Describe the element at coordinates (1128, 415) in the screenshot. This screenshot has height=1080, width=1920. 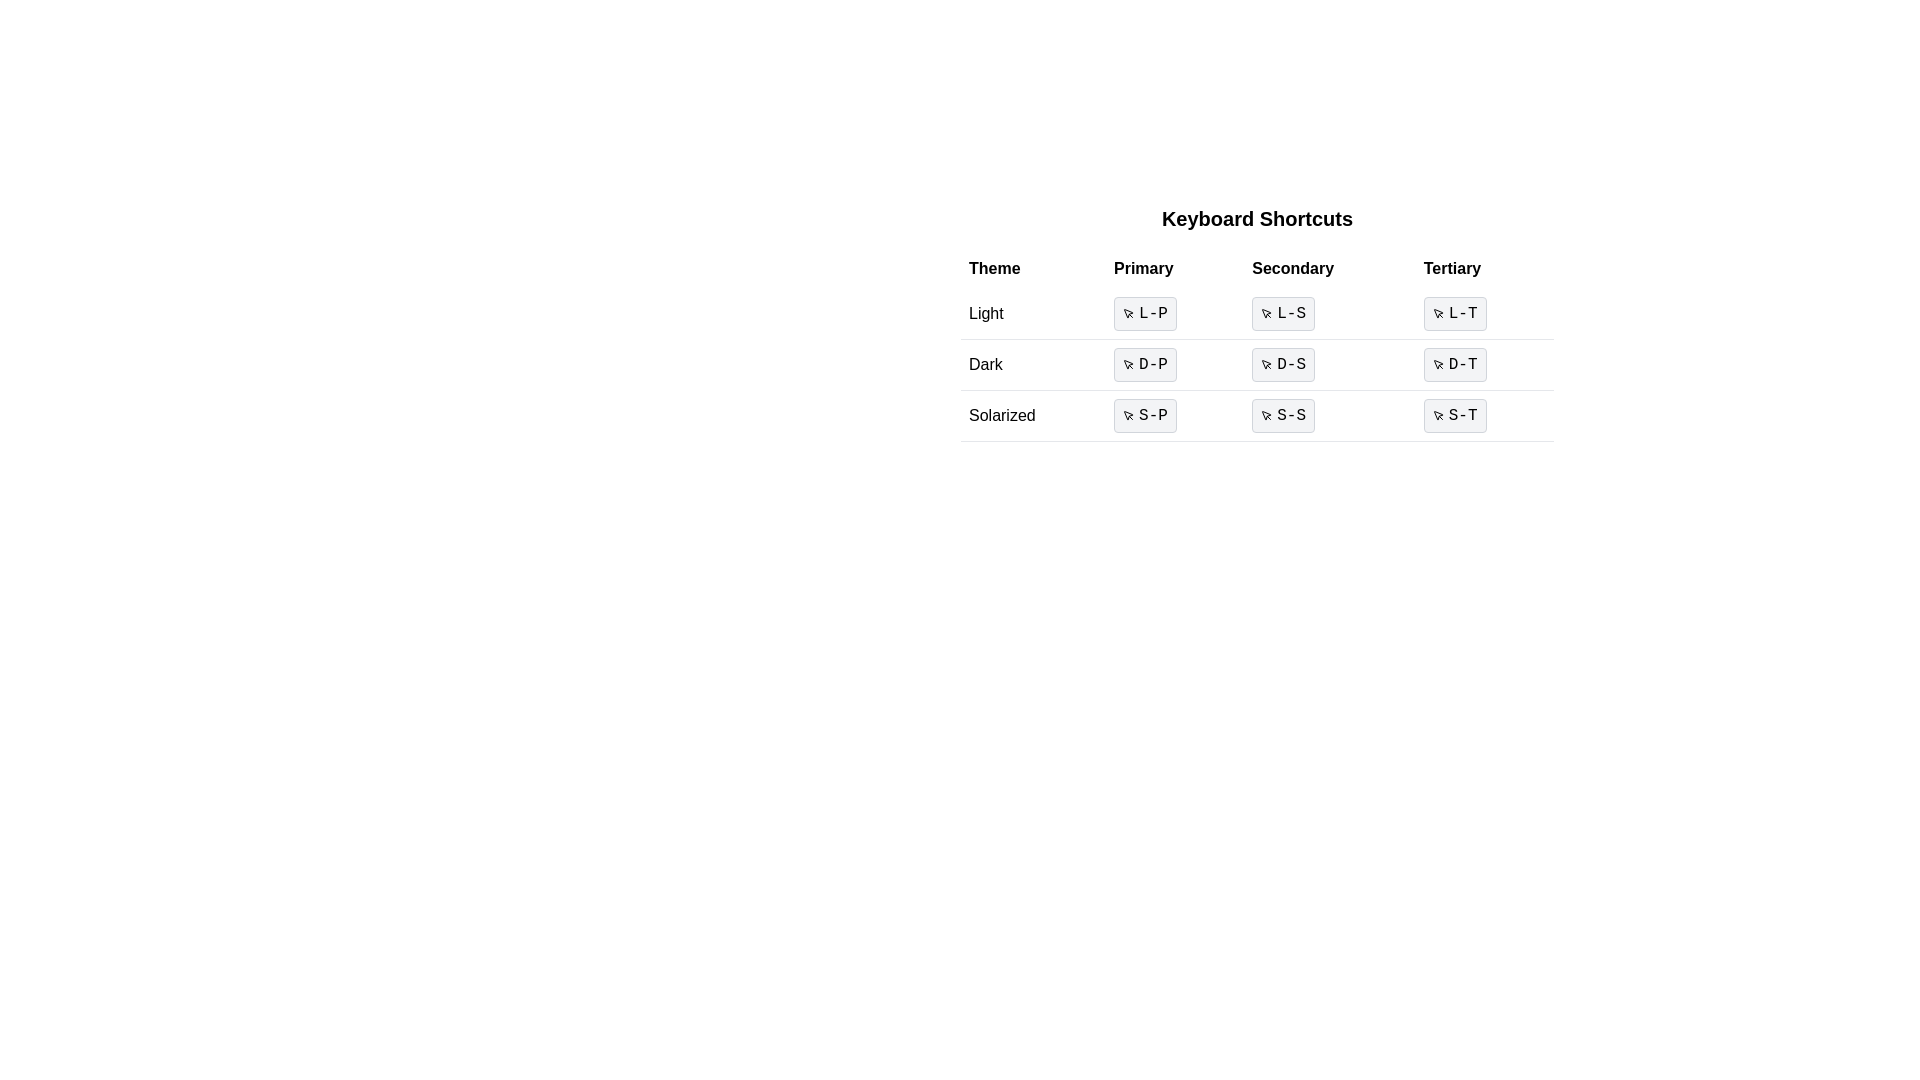
I see `the SVG Icon representing a mouse pointer located in the upper-left corner of the button labeled 'S-P' in the 'Primary' column of the 'Solarized' row in the keyboard shortcuts table` at that location.